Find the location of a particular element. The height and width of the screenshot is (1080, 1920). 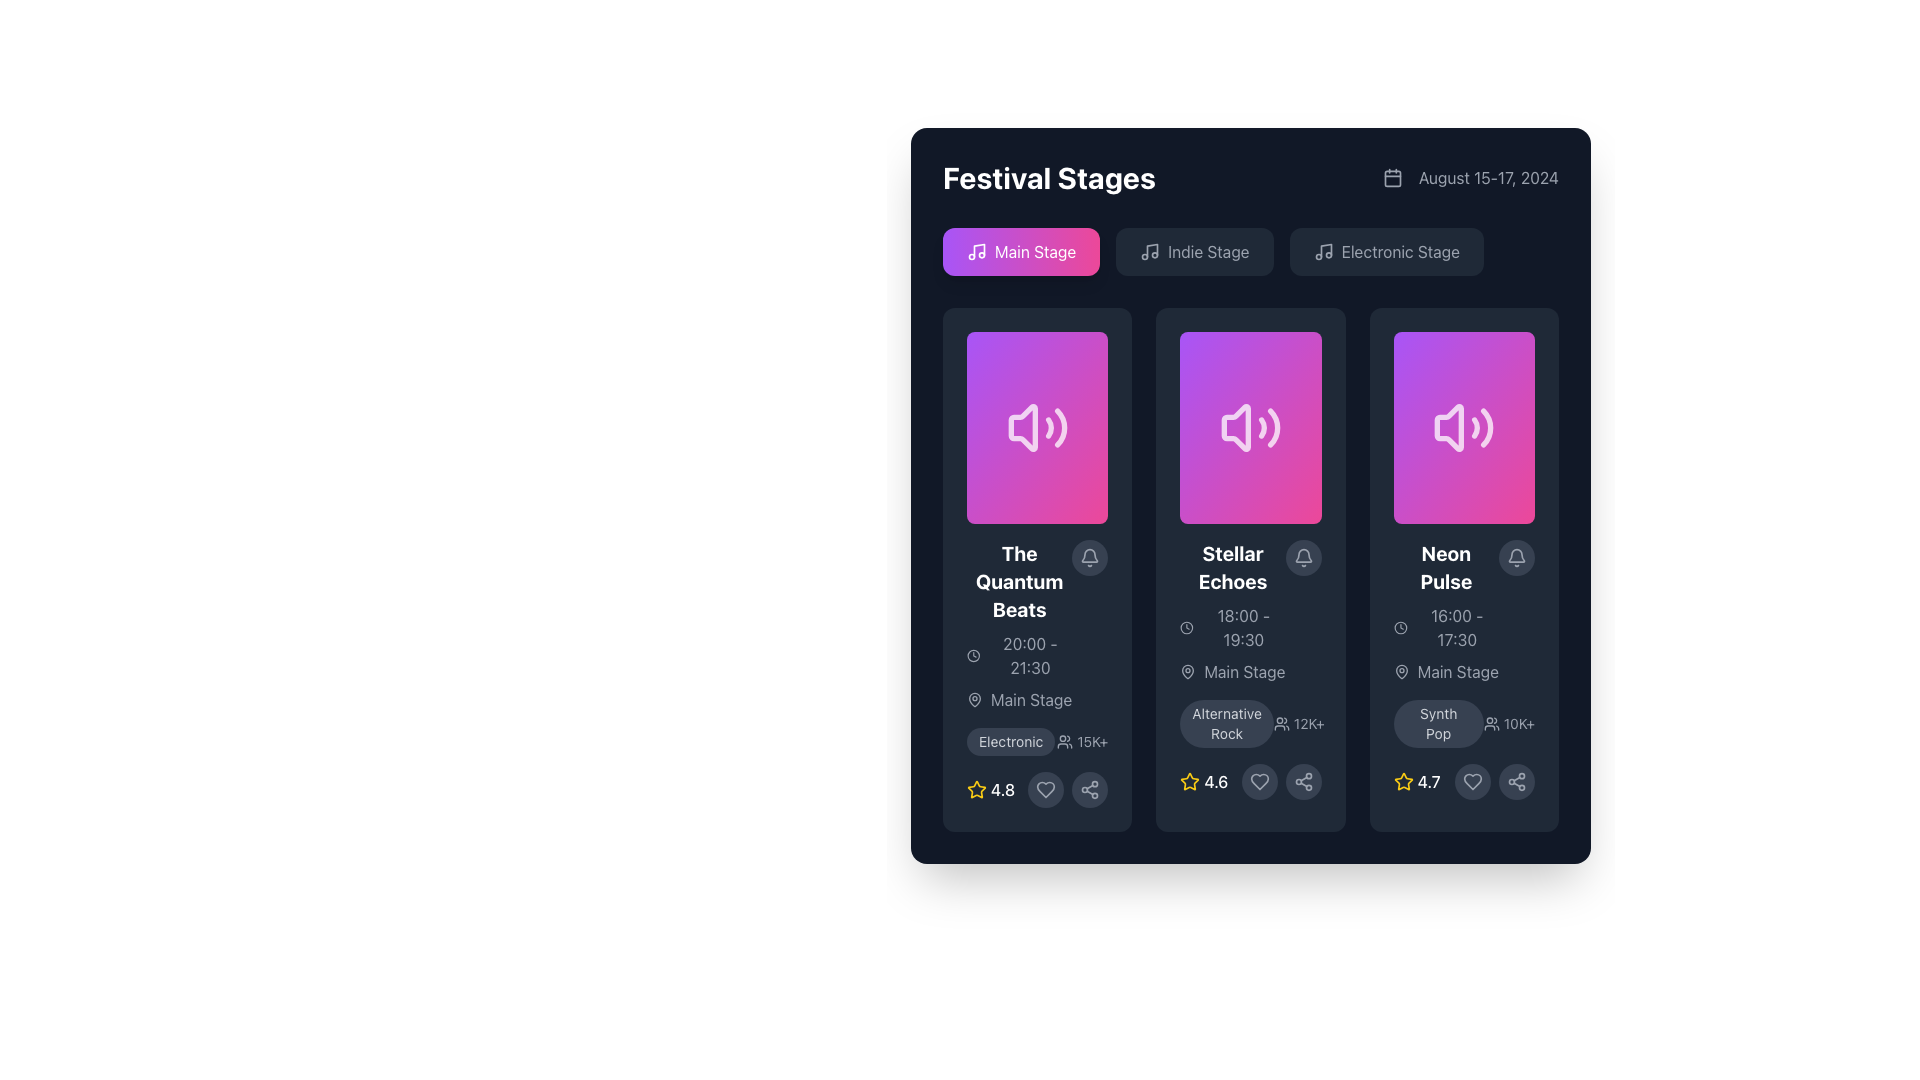

the pill-shaped label displaying 'Alternative Rock', positioned in the middle card below the title and metadata, aligned near the bottom center of the card is located at coordinates (1226, 724).